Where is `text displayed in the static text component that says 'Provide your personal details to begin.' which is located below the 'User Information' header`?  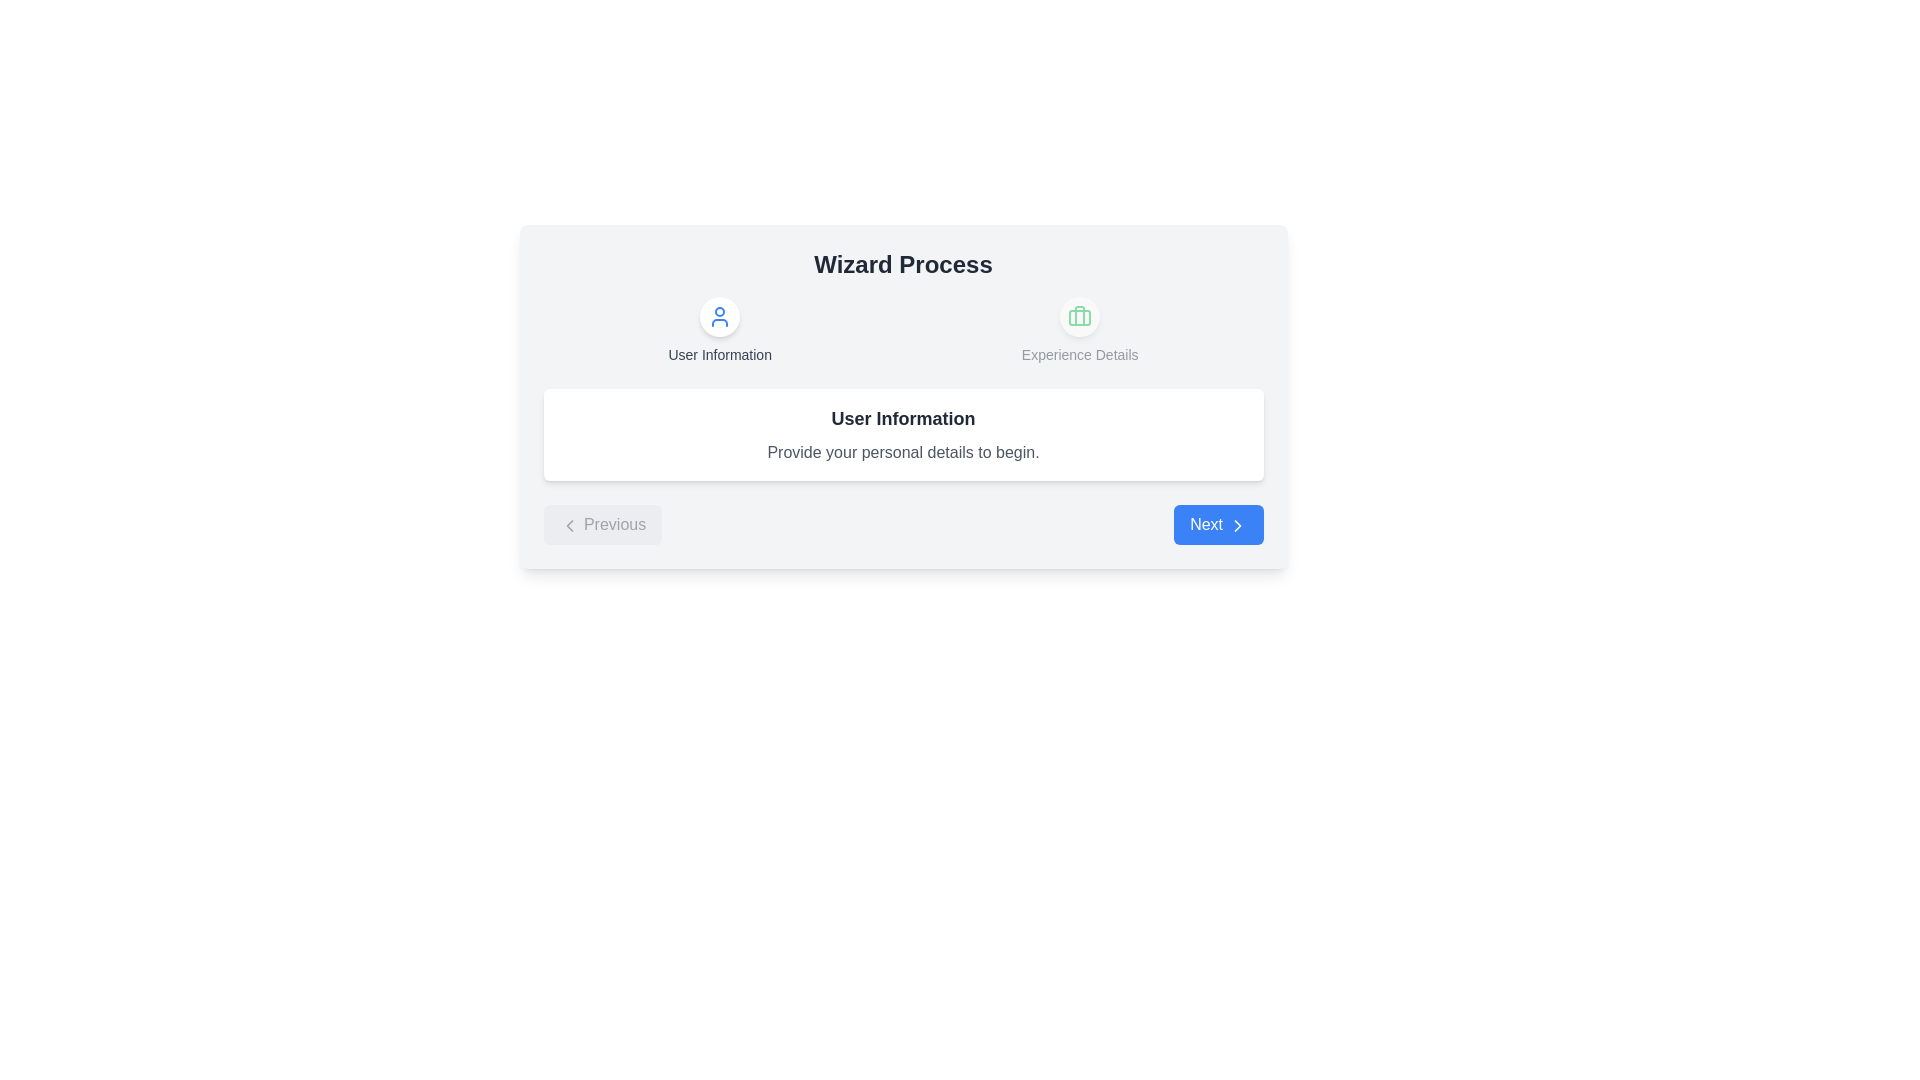
text displayed in the static text component that says 'Provide your personal details to begin.' which is located below the 'User Information' header is located at coordinates (902, 452).